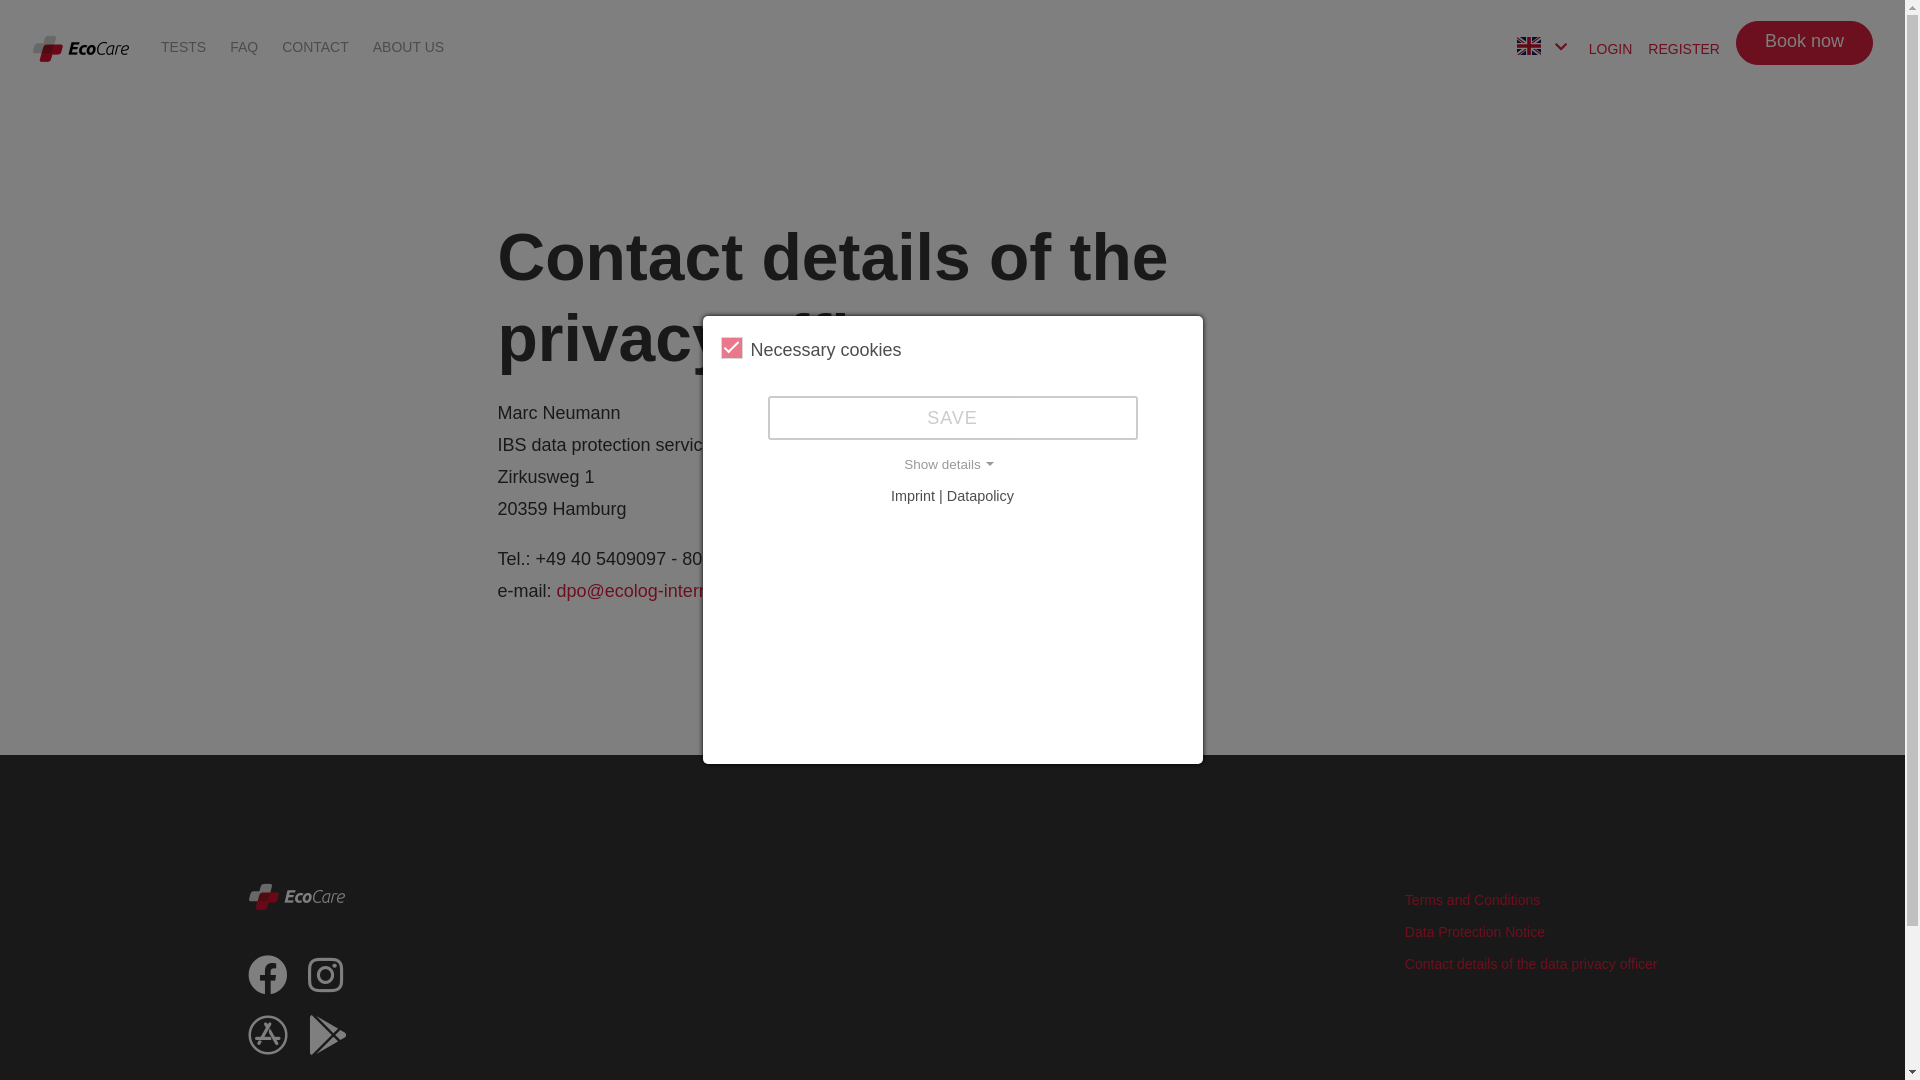 This screenshot has width=1920, height=1080. I want to click on 'REGISTER', so click(1683, 46).